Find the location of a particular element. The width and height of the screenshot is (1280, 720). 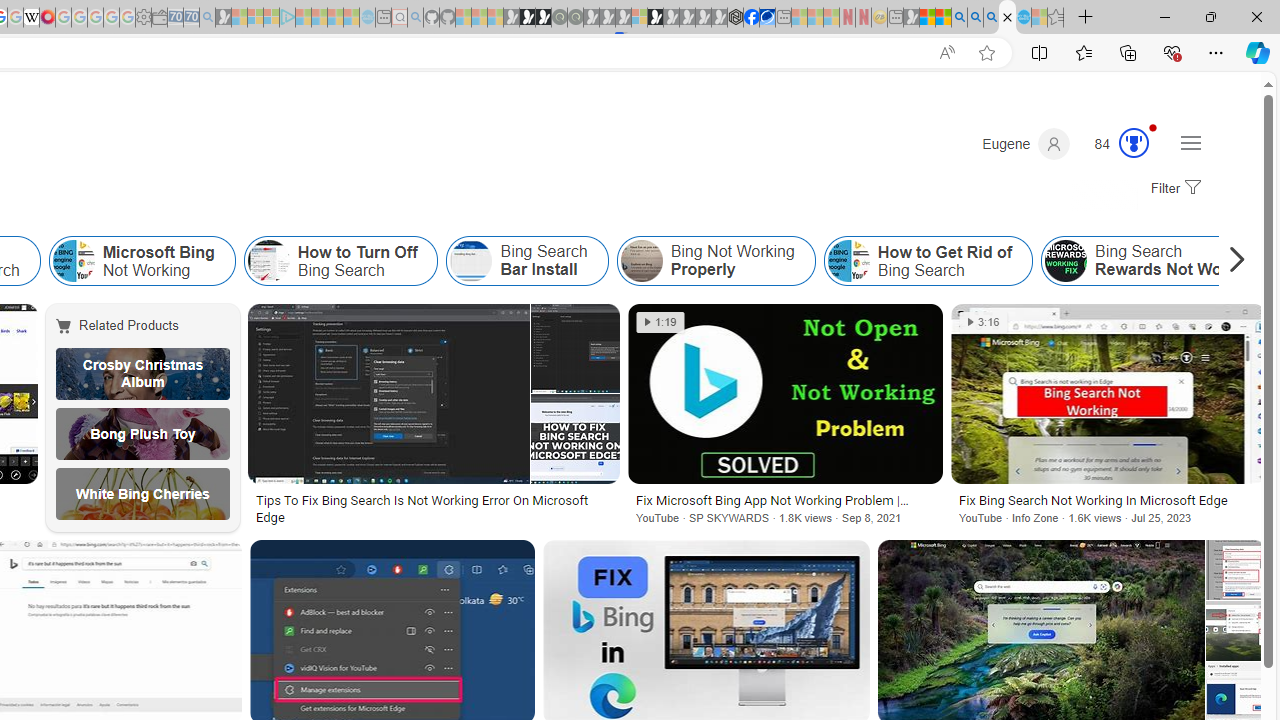

'Nordace | Facebook' is located at coordinates (750, 17).